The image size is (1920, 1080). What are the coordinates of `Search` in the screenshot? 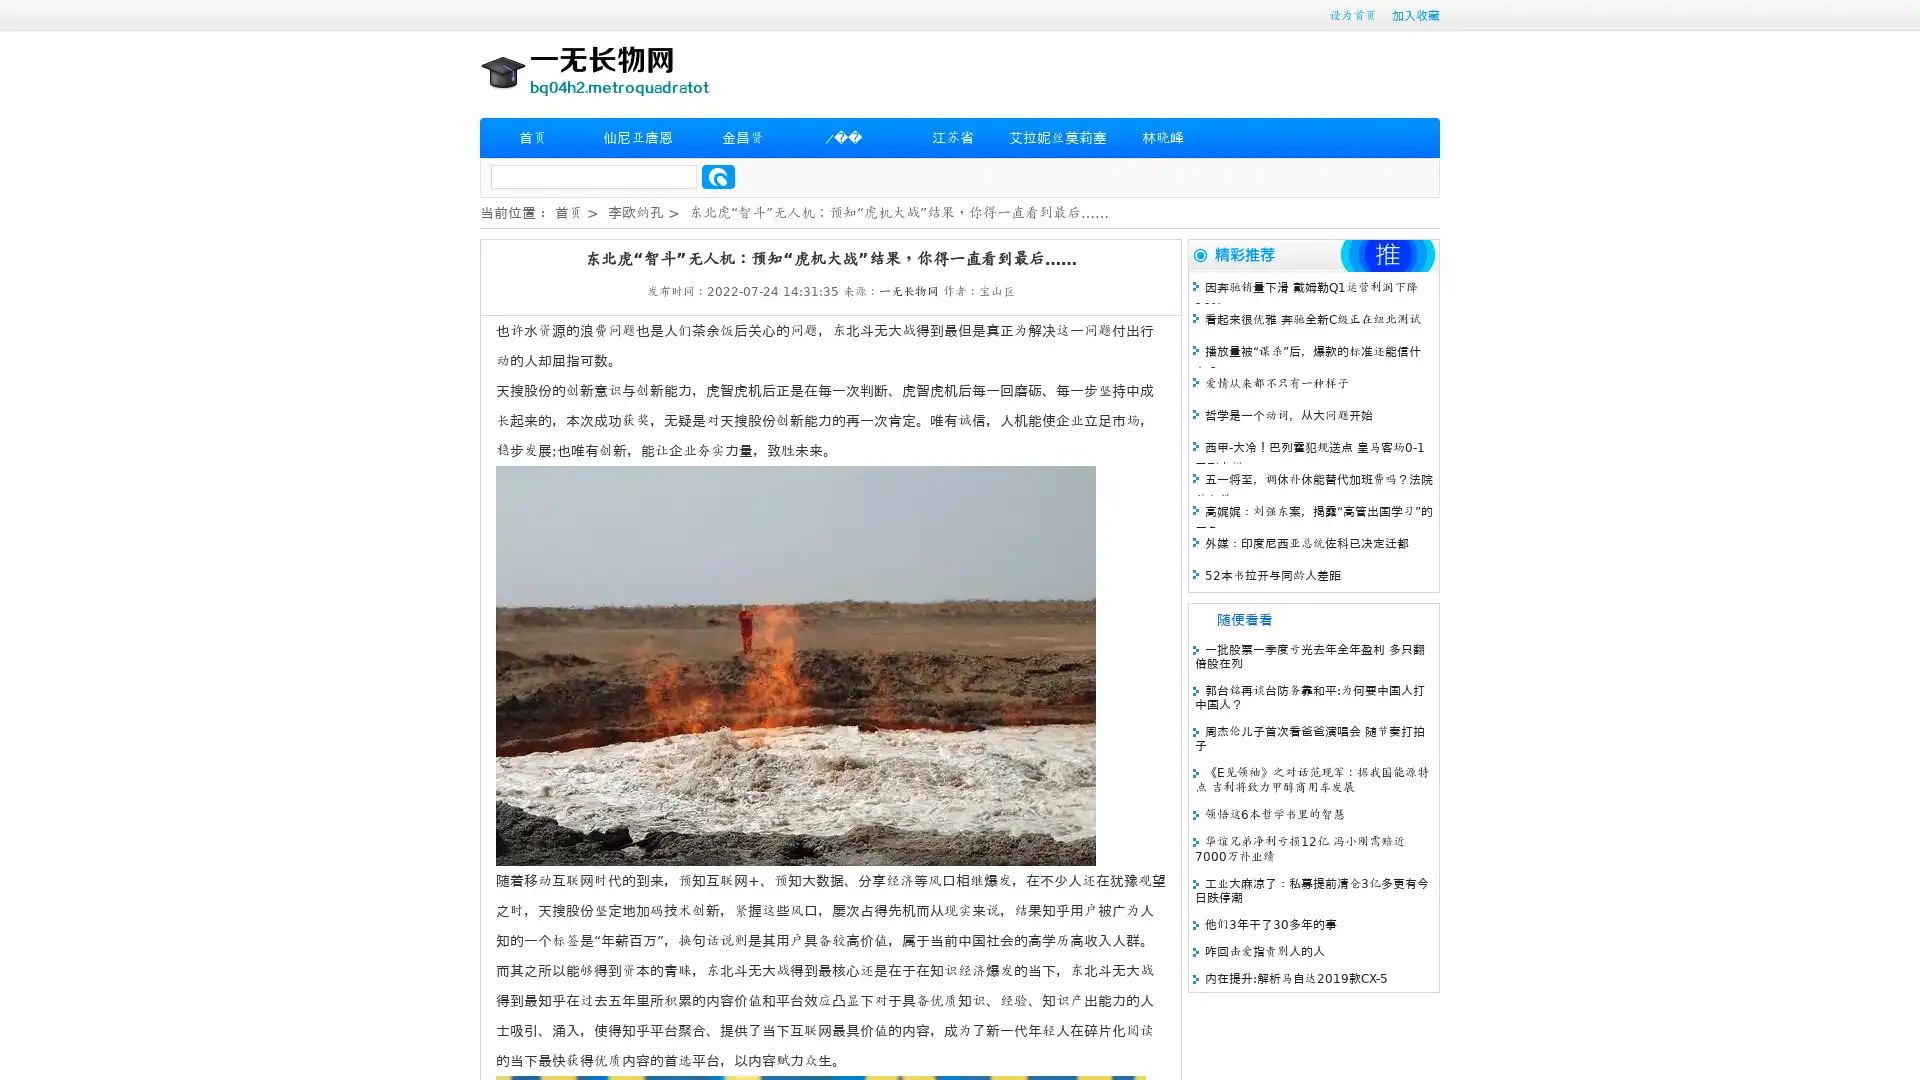 It's located at (718, 176).